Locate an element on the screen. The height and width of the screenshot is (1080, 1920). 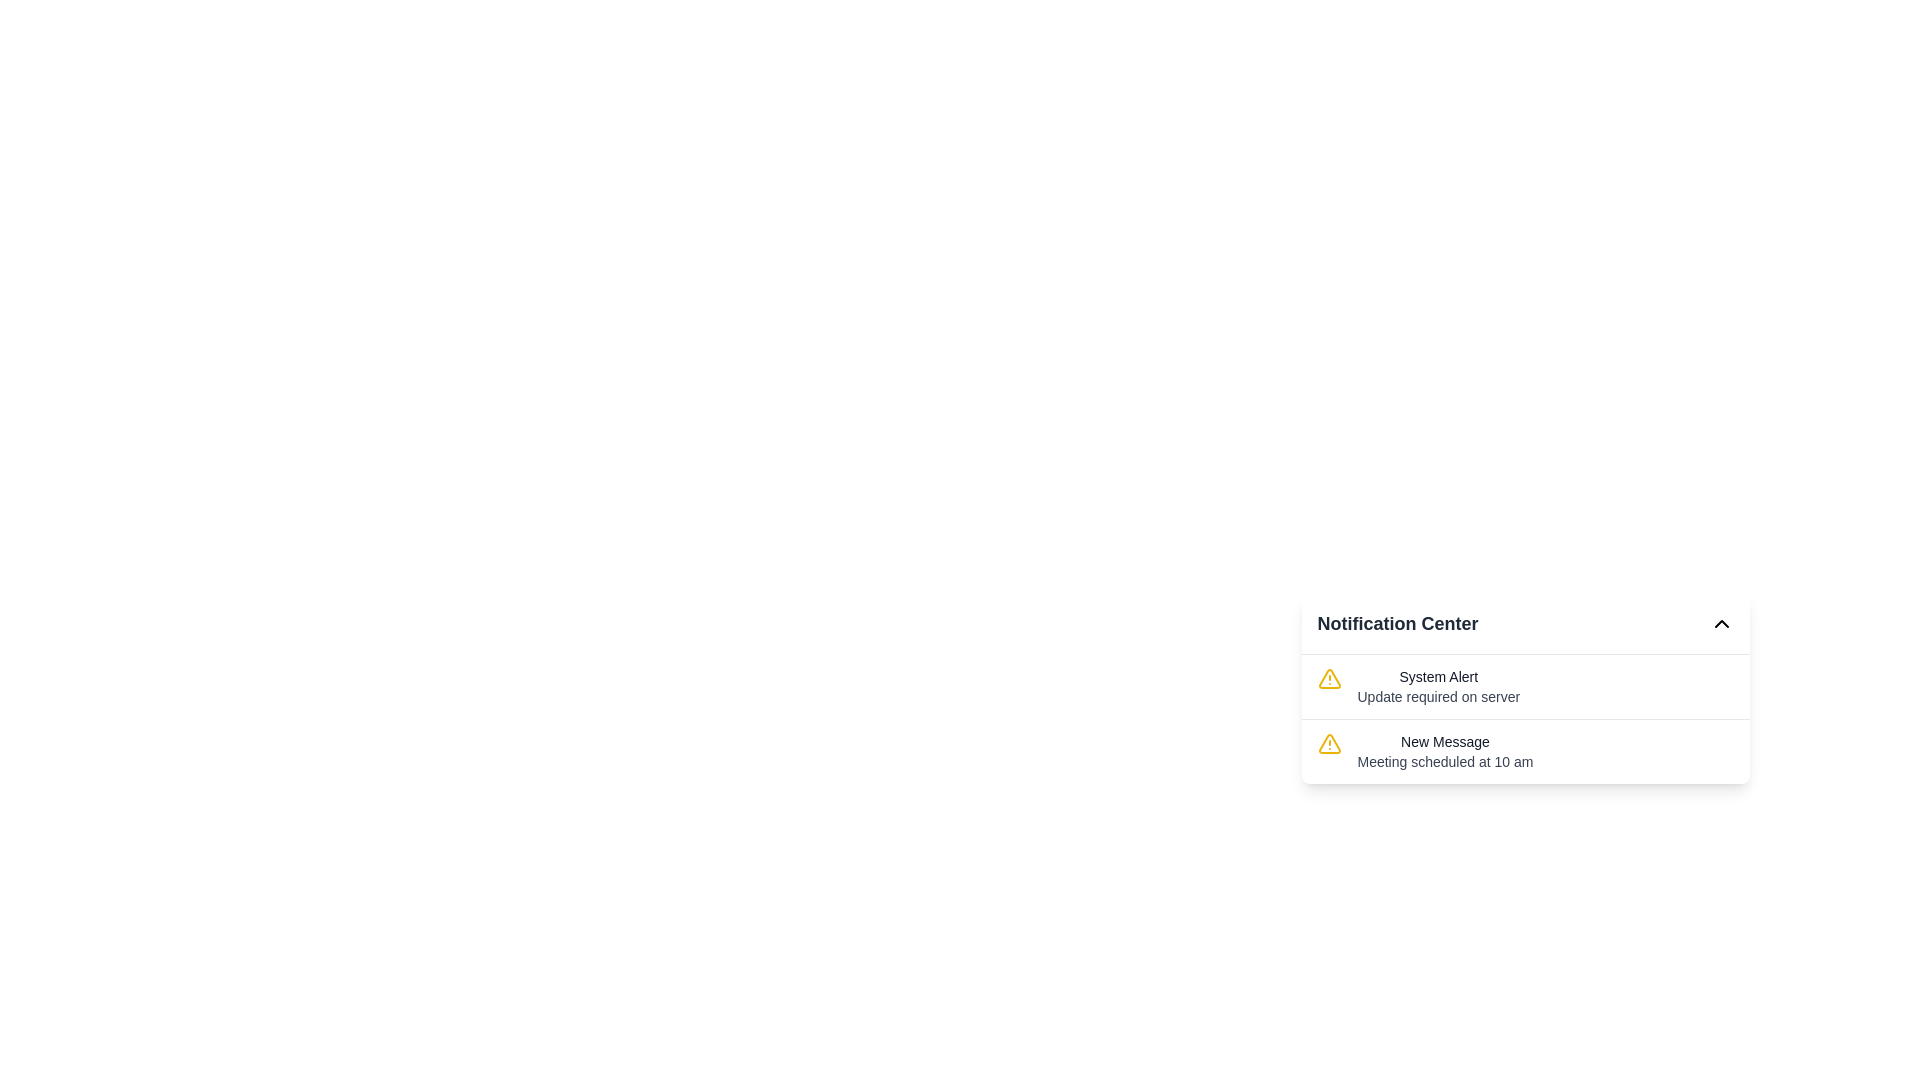
the 'Notification Center' text label, which is displayed in bold, large dark gray font at the top of the notification interface is located at coordinates (1396, 623).